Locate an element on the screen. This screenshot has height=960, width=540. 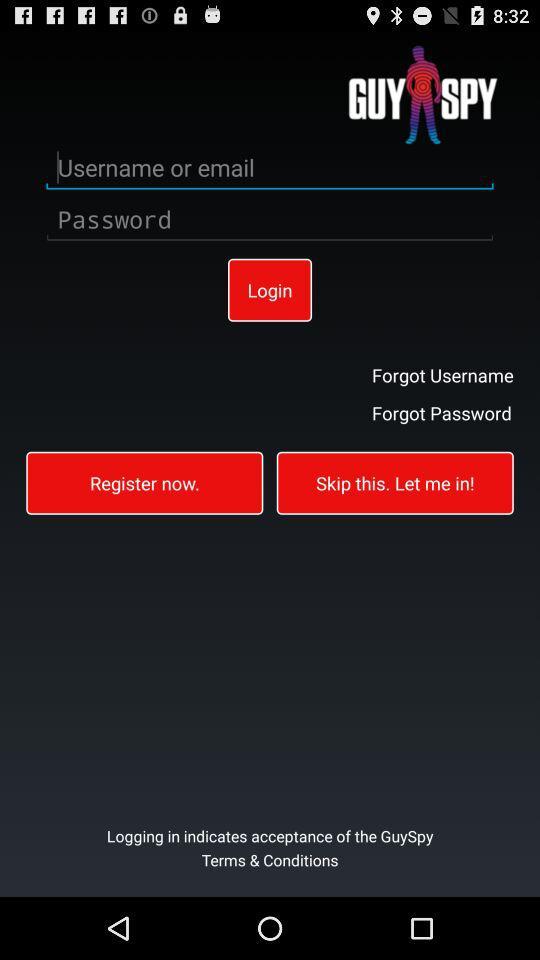
icon below the forgot username icon is located at coordinates (442, 411).